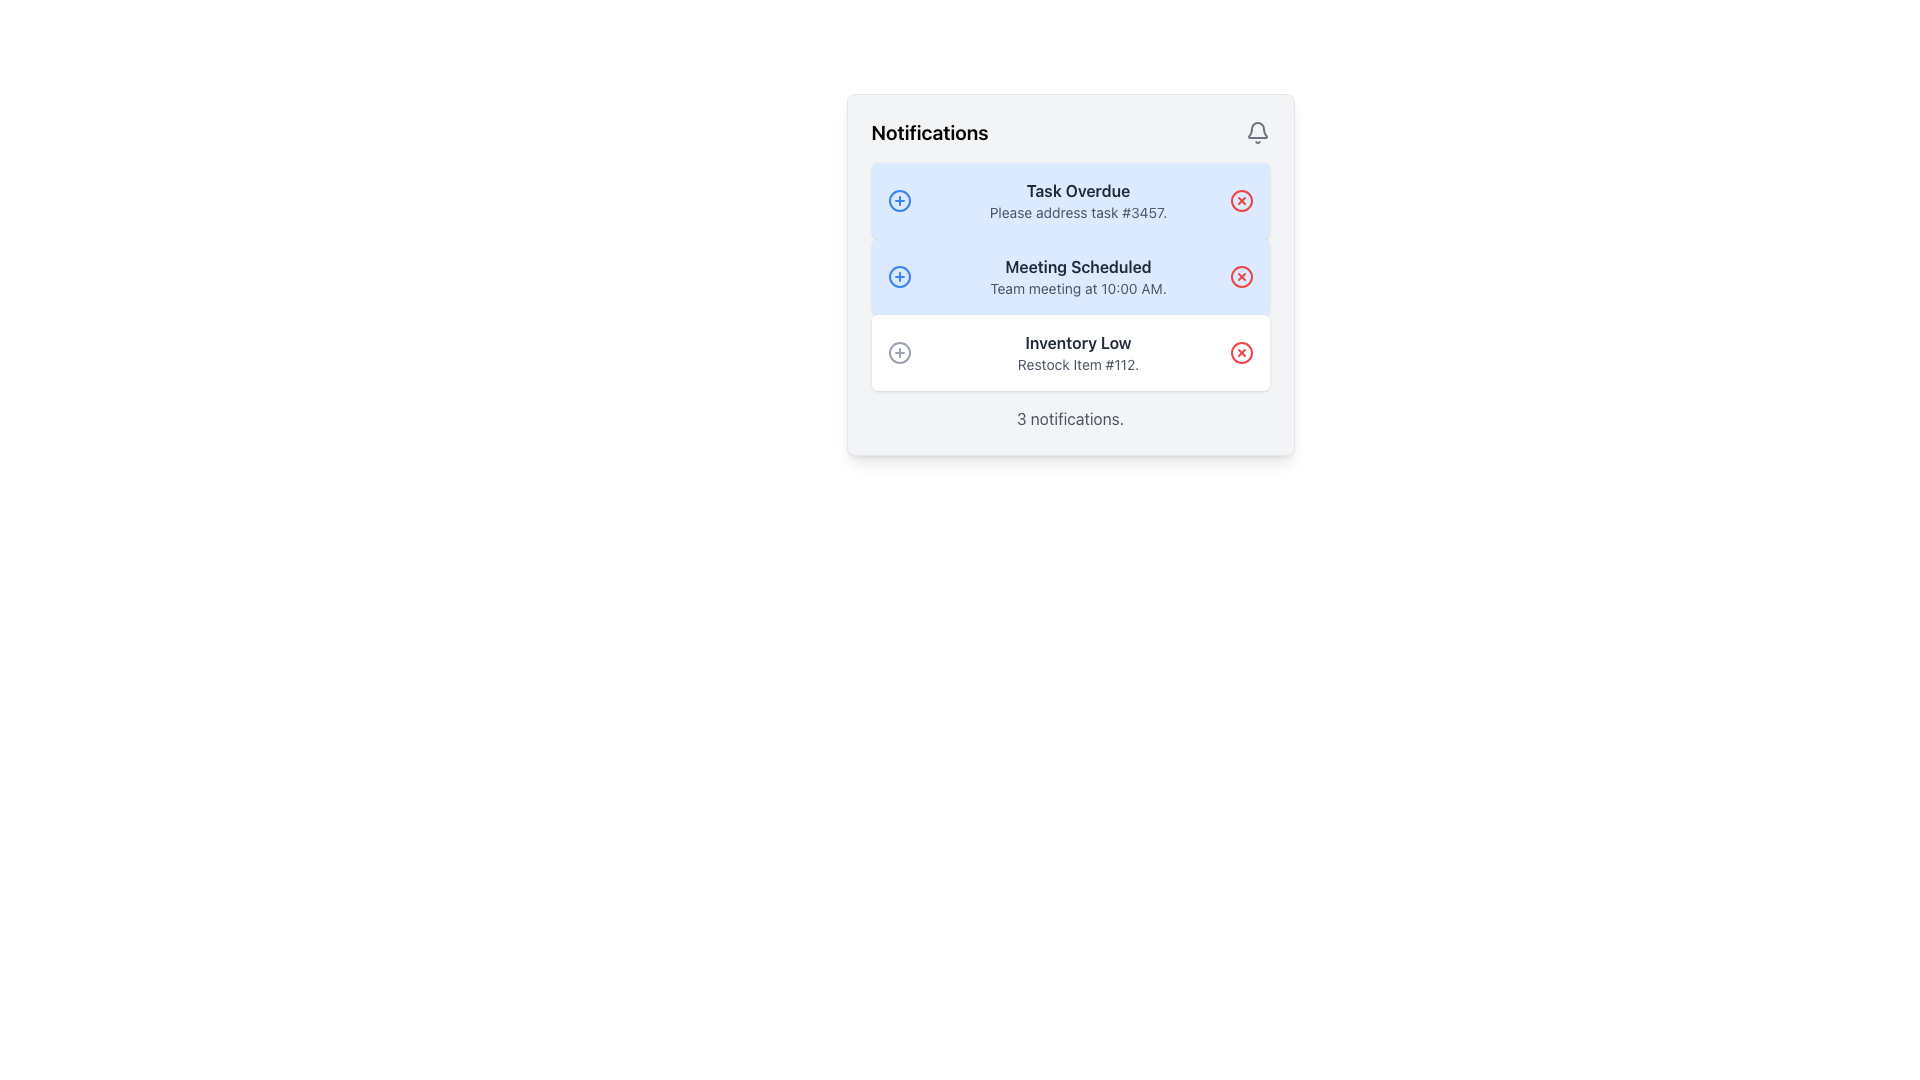  What do you see at coordinates (898, 200) in the screenshot?
I see `the circular icon in the notification section that represents the first notification entry for 'Task Overdue'` at bounding box center [898, 200].